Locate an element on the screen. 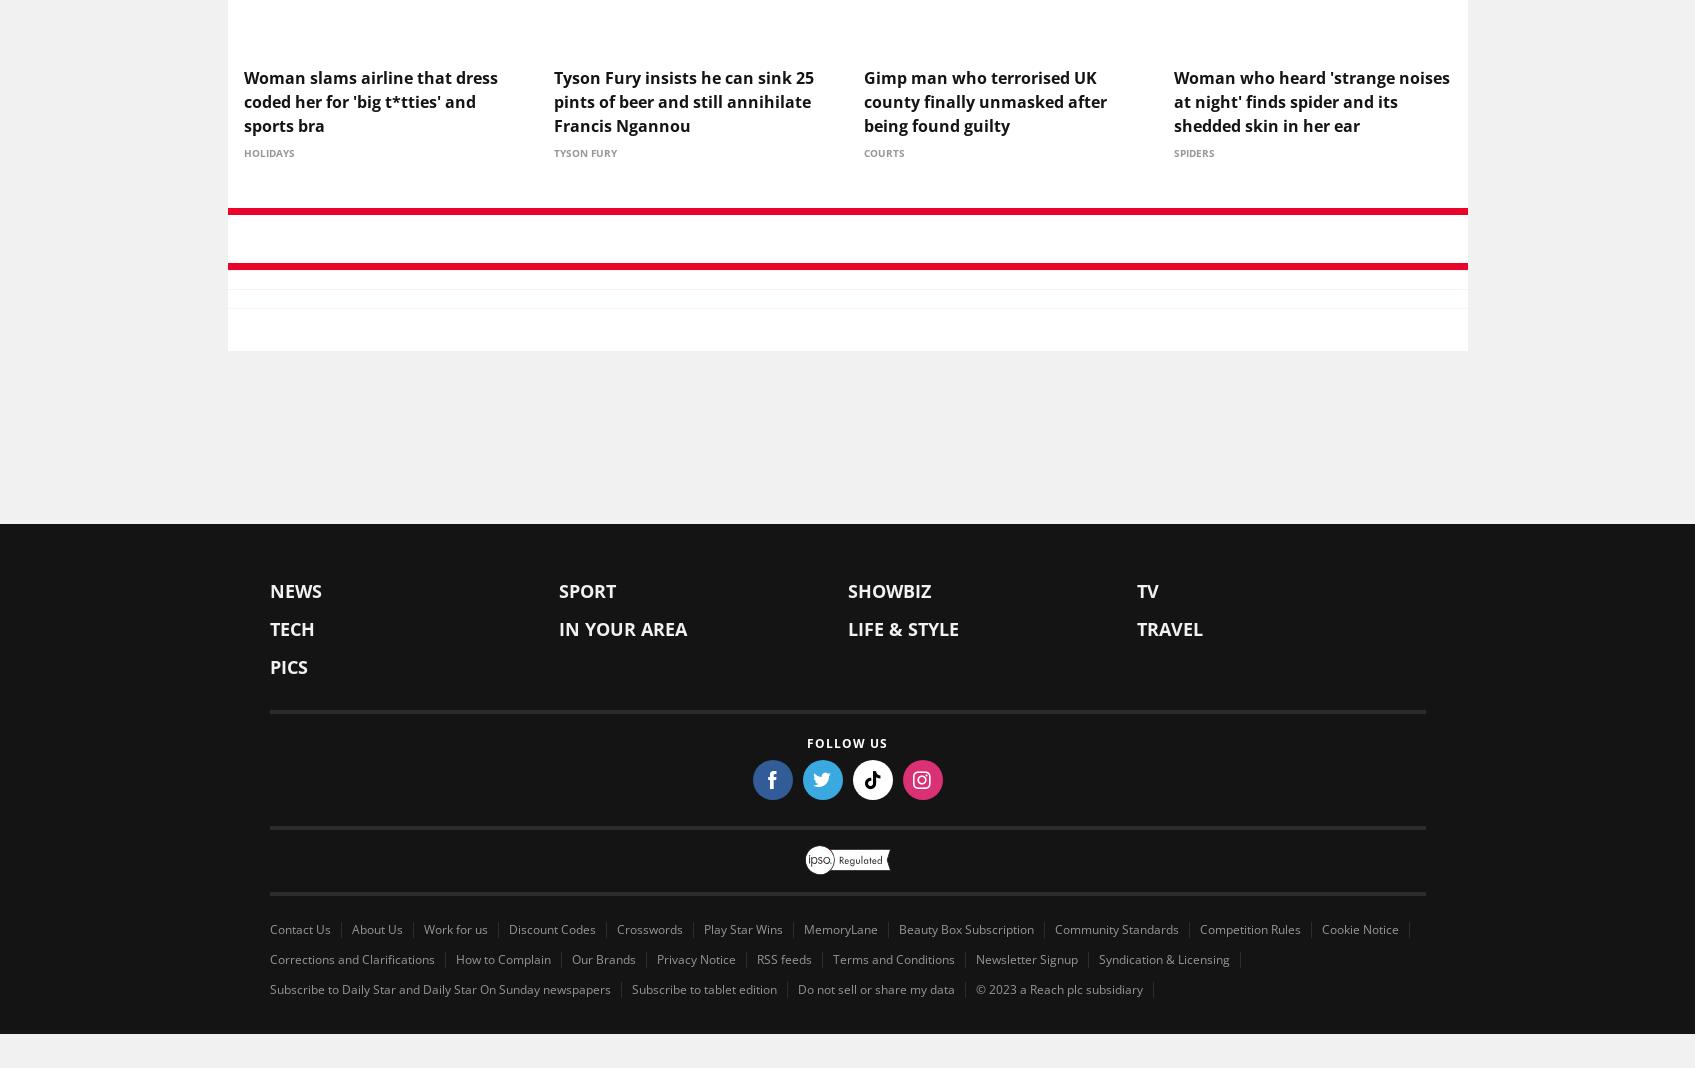 The image size is (1695, 1068). 'MemoryLane' is located at coordinates (840, 932).